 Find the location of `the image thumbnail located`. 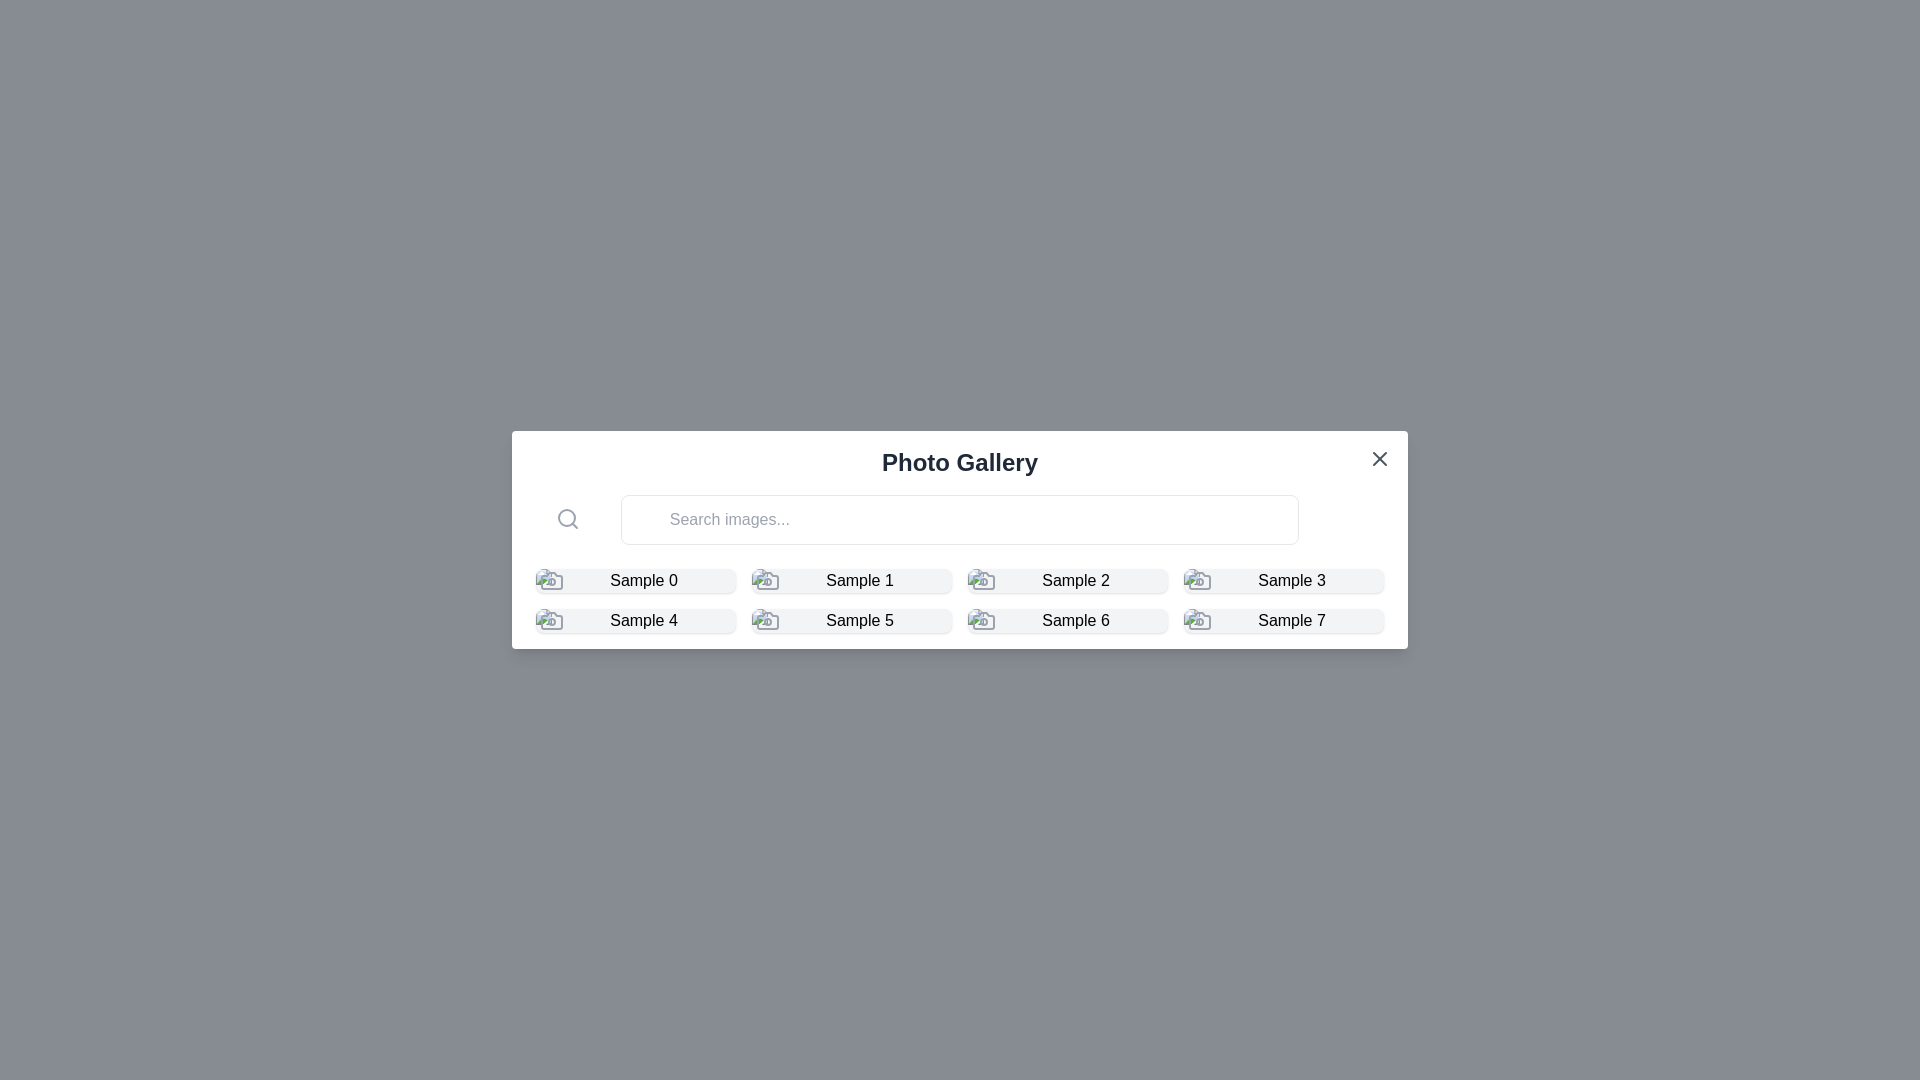

the image thumbnail located is located at coordinates (851, 620).